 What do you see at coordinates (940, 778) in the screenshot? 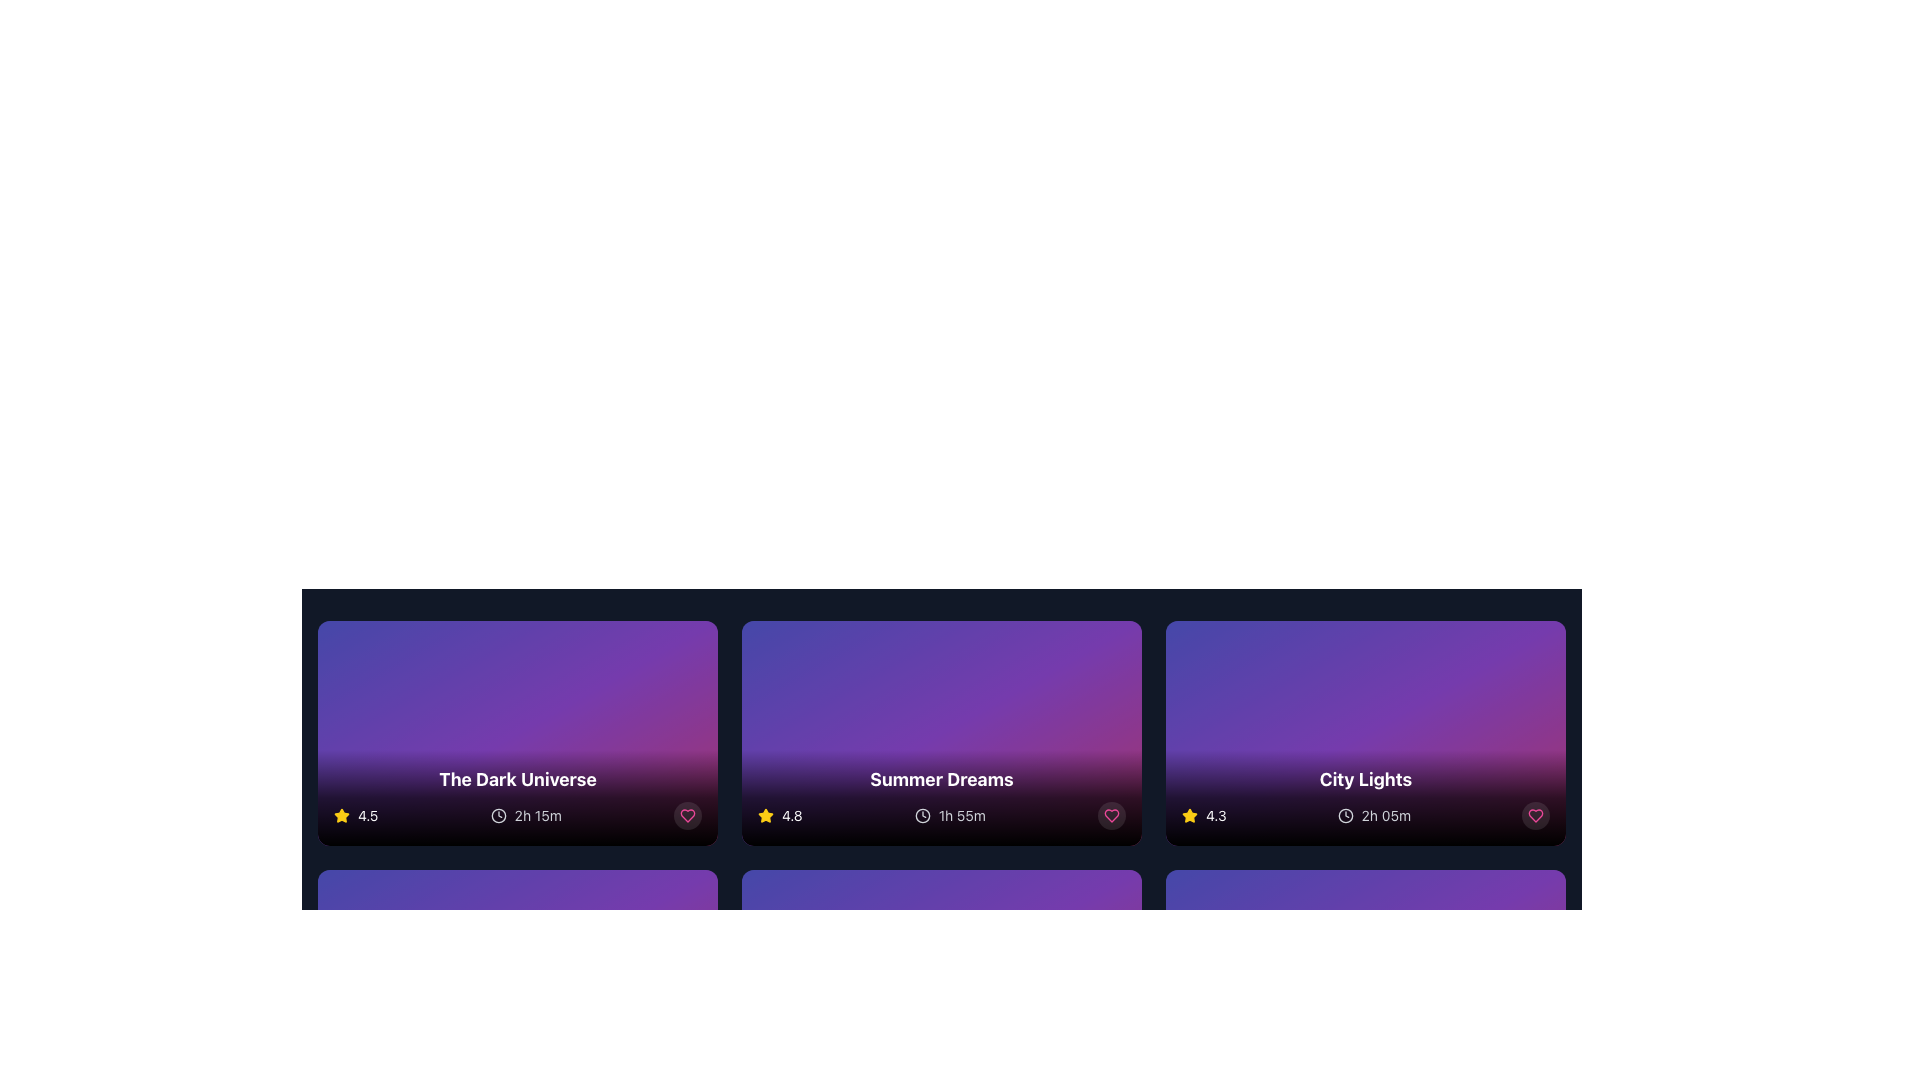
I see `the Text label located at the bottom portion of the central card in the second row of the grid structure, which represents the title or name of the card` at bounding box center [940, 778].